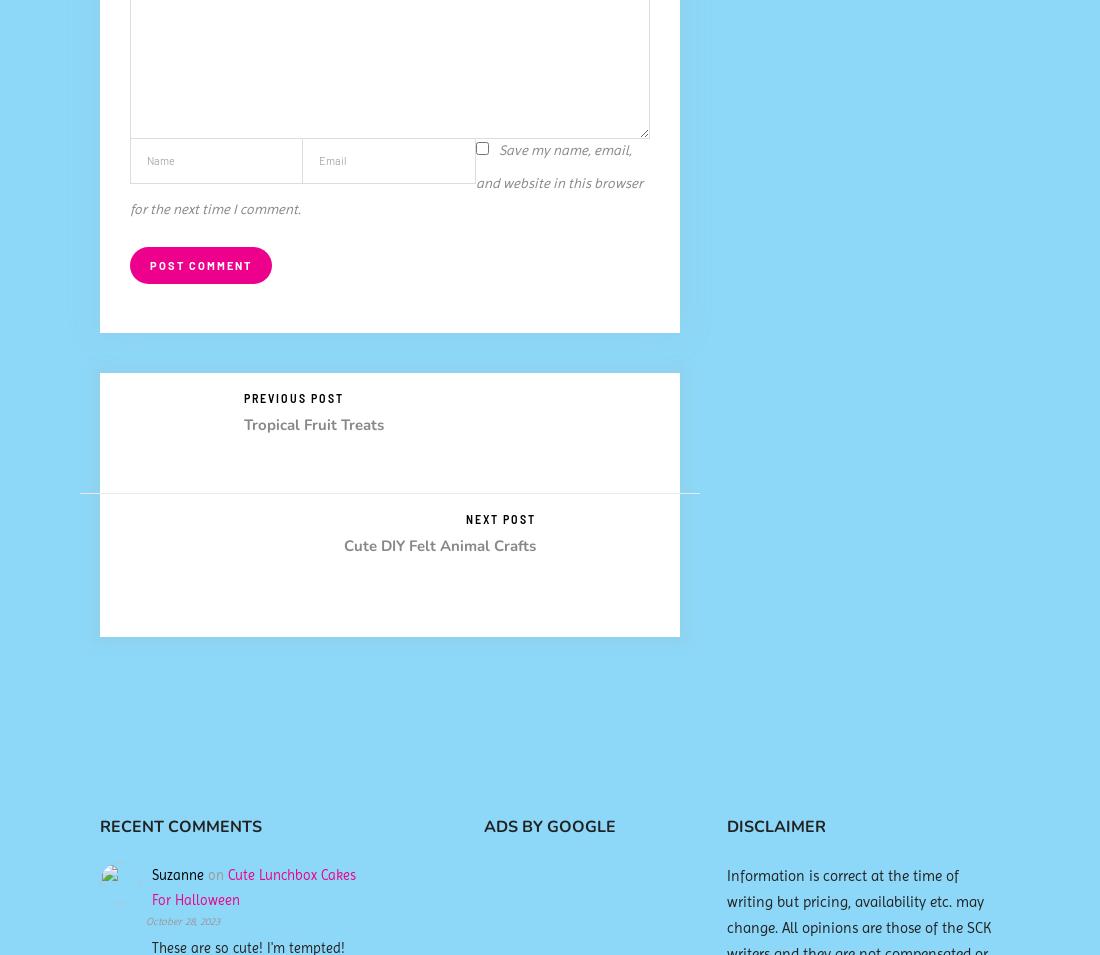 Image resolution: width=1100 pixels, height=955 pixels. I want to click on 'ADS BY GOOGLE', so click(483, 825).